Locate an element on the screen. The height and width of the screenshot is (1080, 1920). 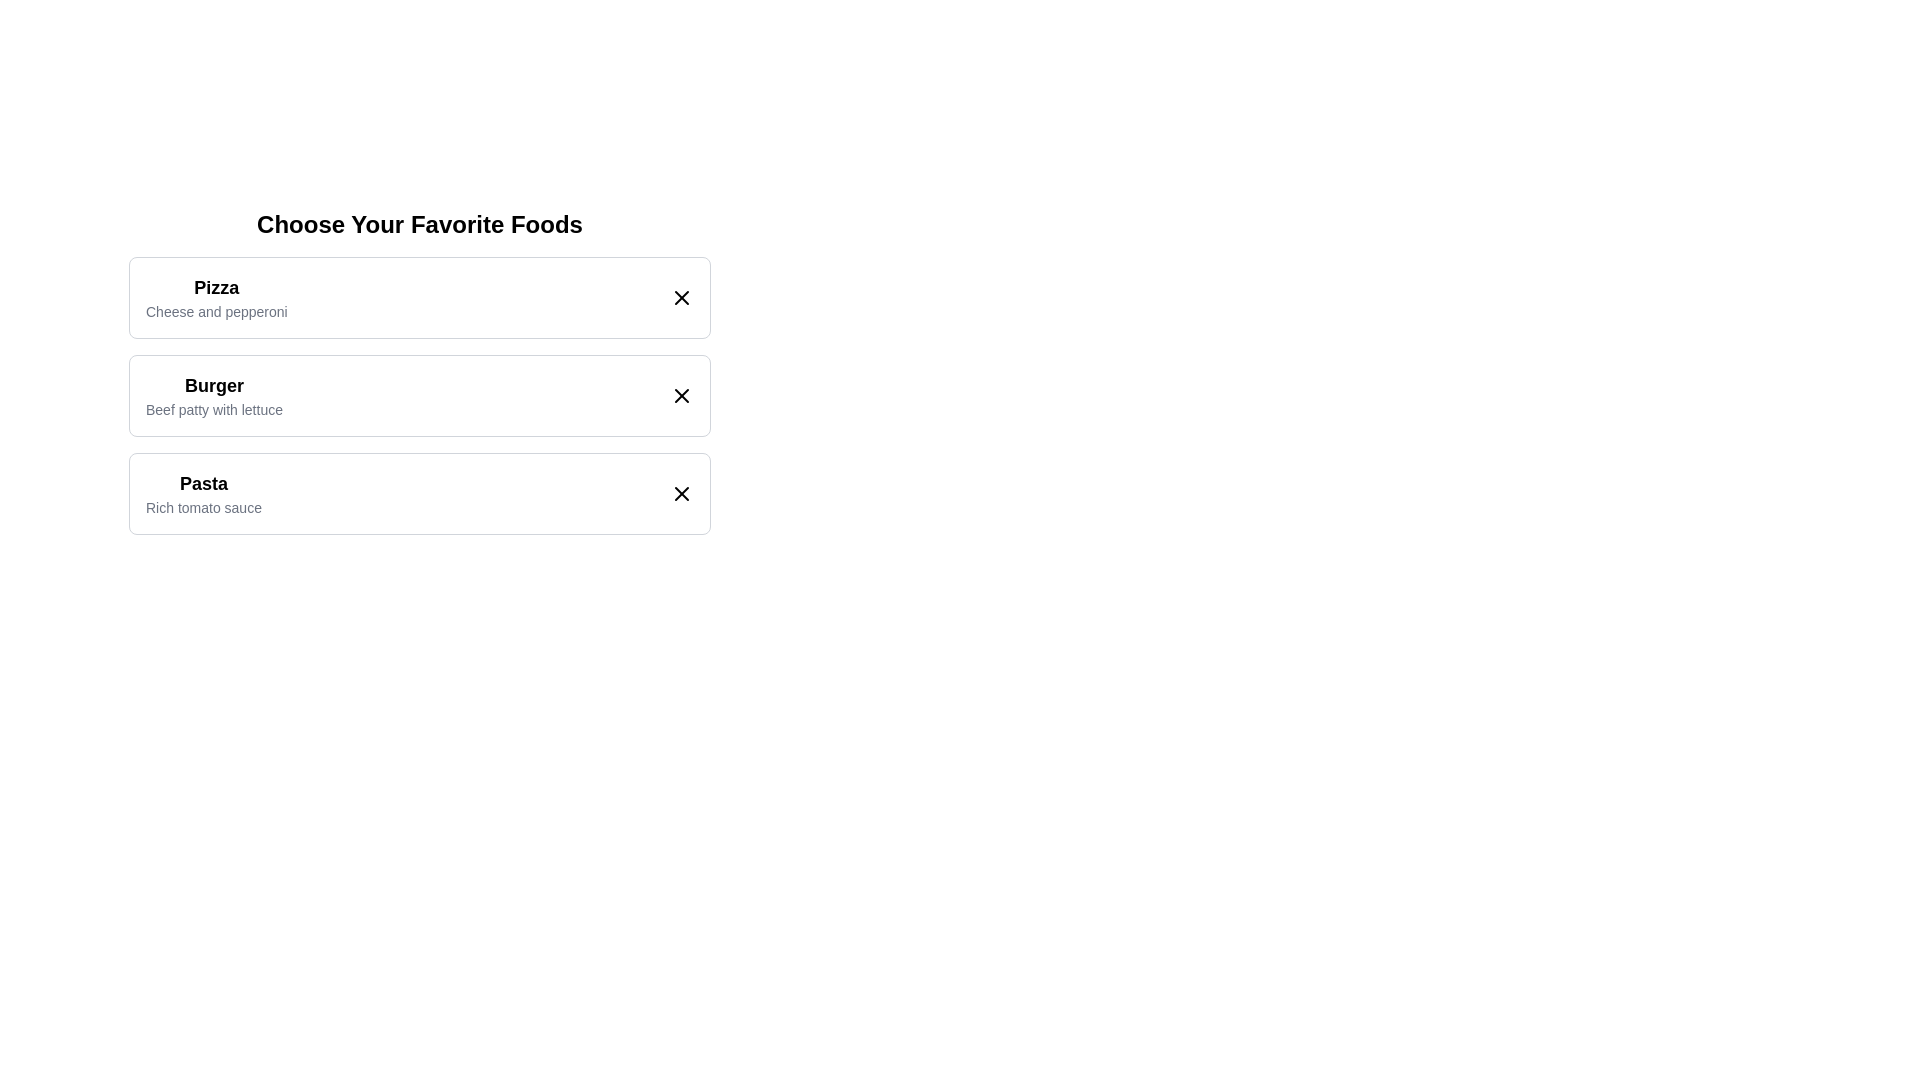
the 'Burger' text label, which is styled in bold black font and serves as the title for the second item in the 'Choose Your Favorite Foods' list is located at coordinates (214, 385).